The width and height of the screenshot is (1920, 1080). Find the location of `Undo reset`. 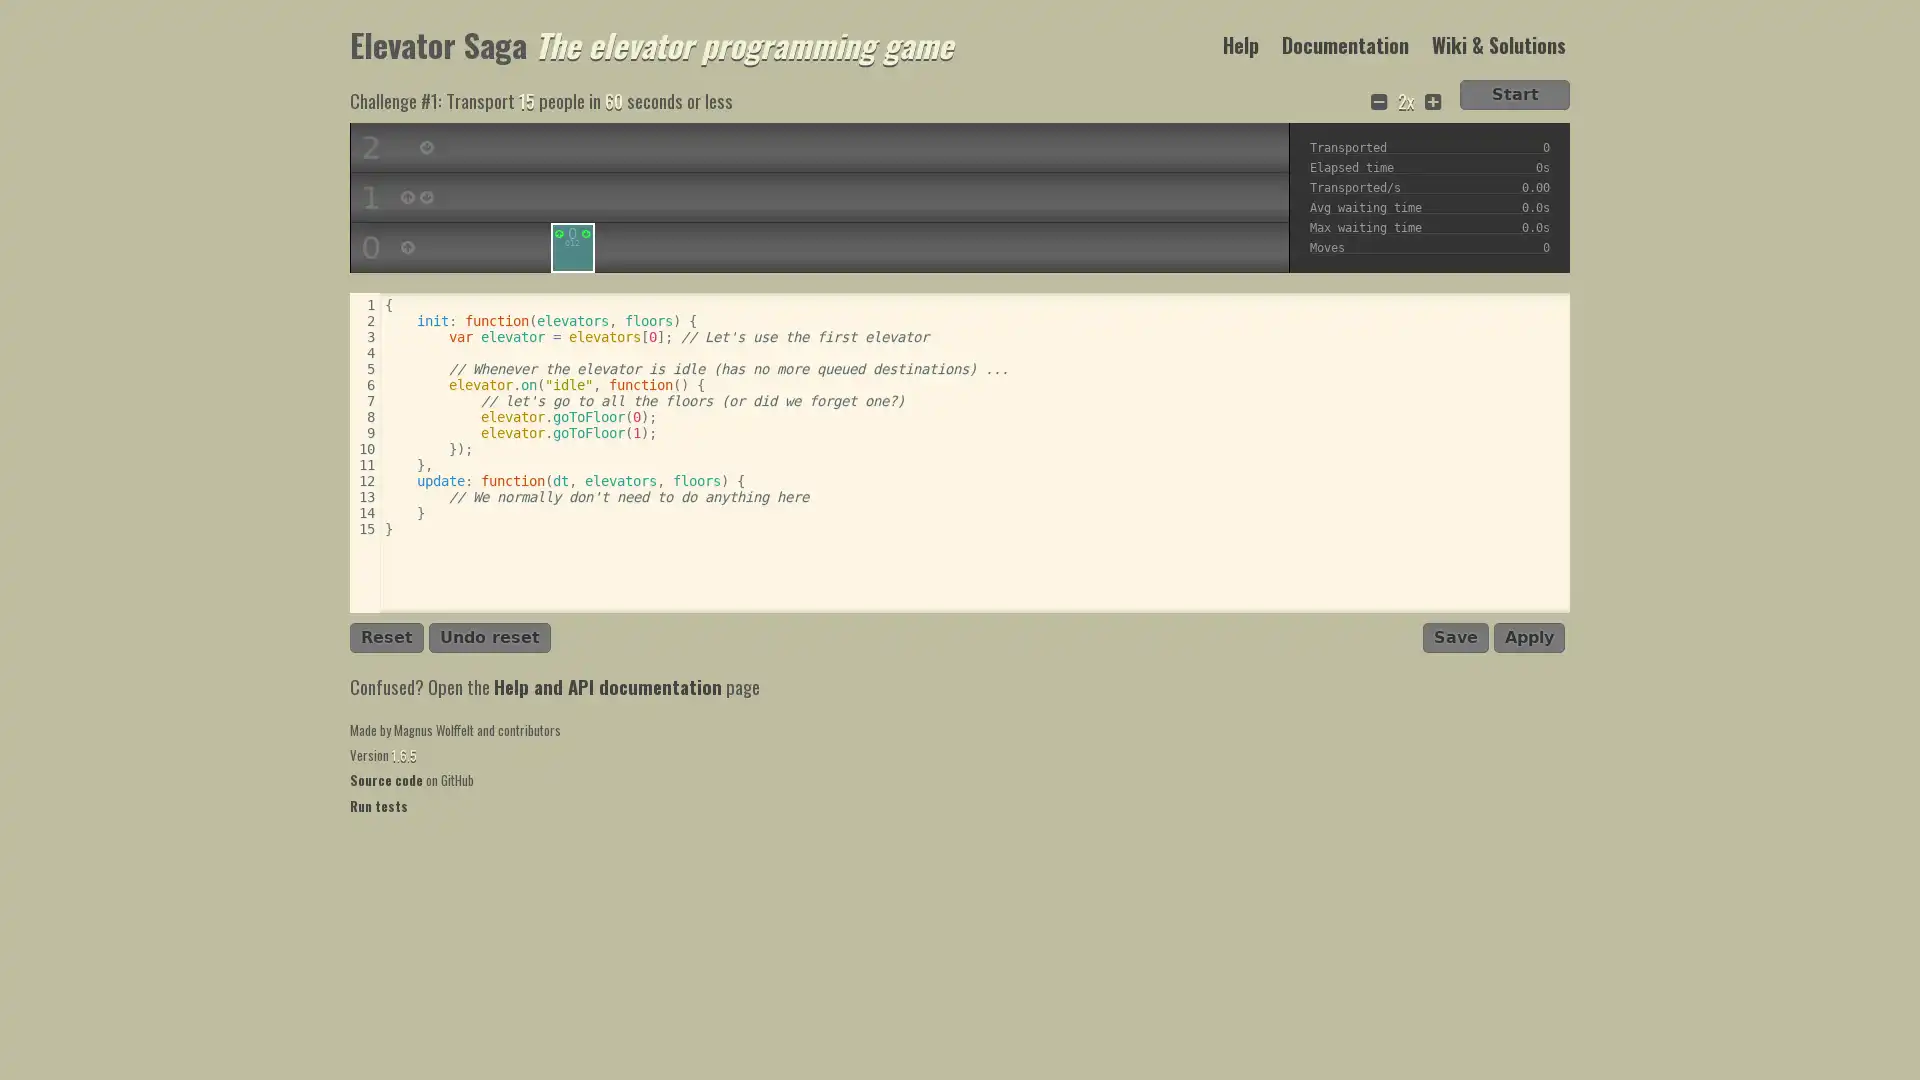

Undo reset is located at coordinates (489, 637).